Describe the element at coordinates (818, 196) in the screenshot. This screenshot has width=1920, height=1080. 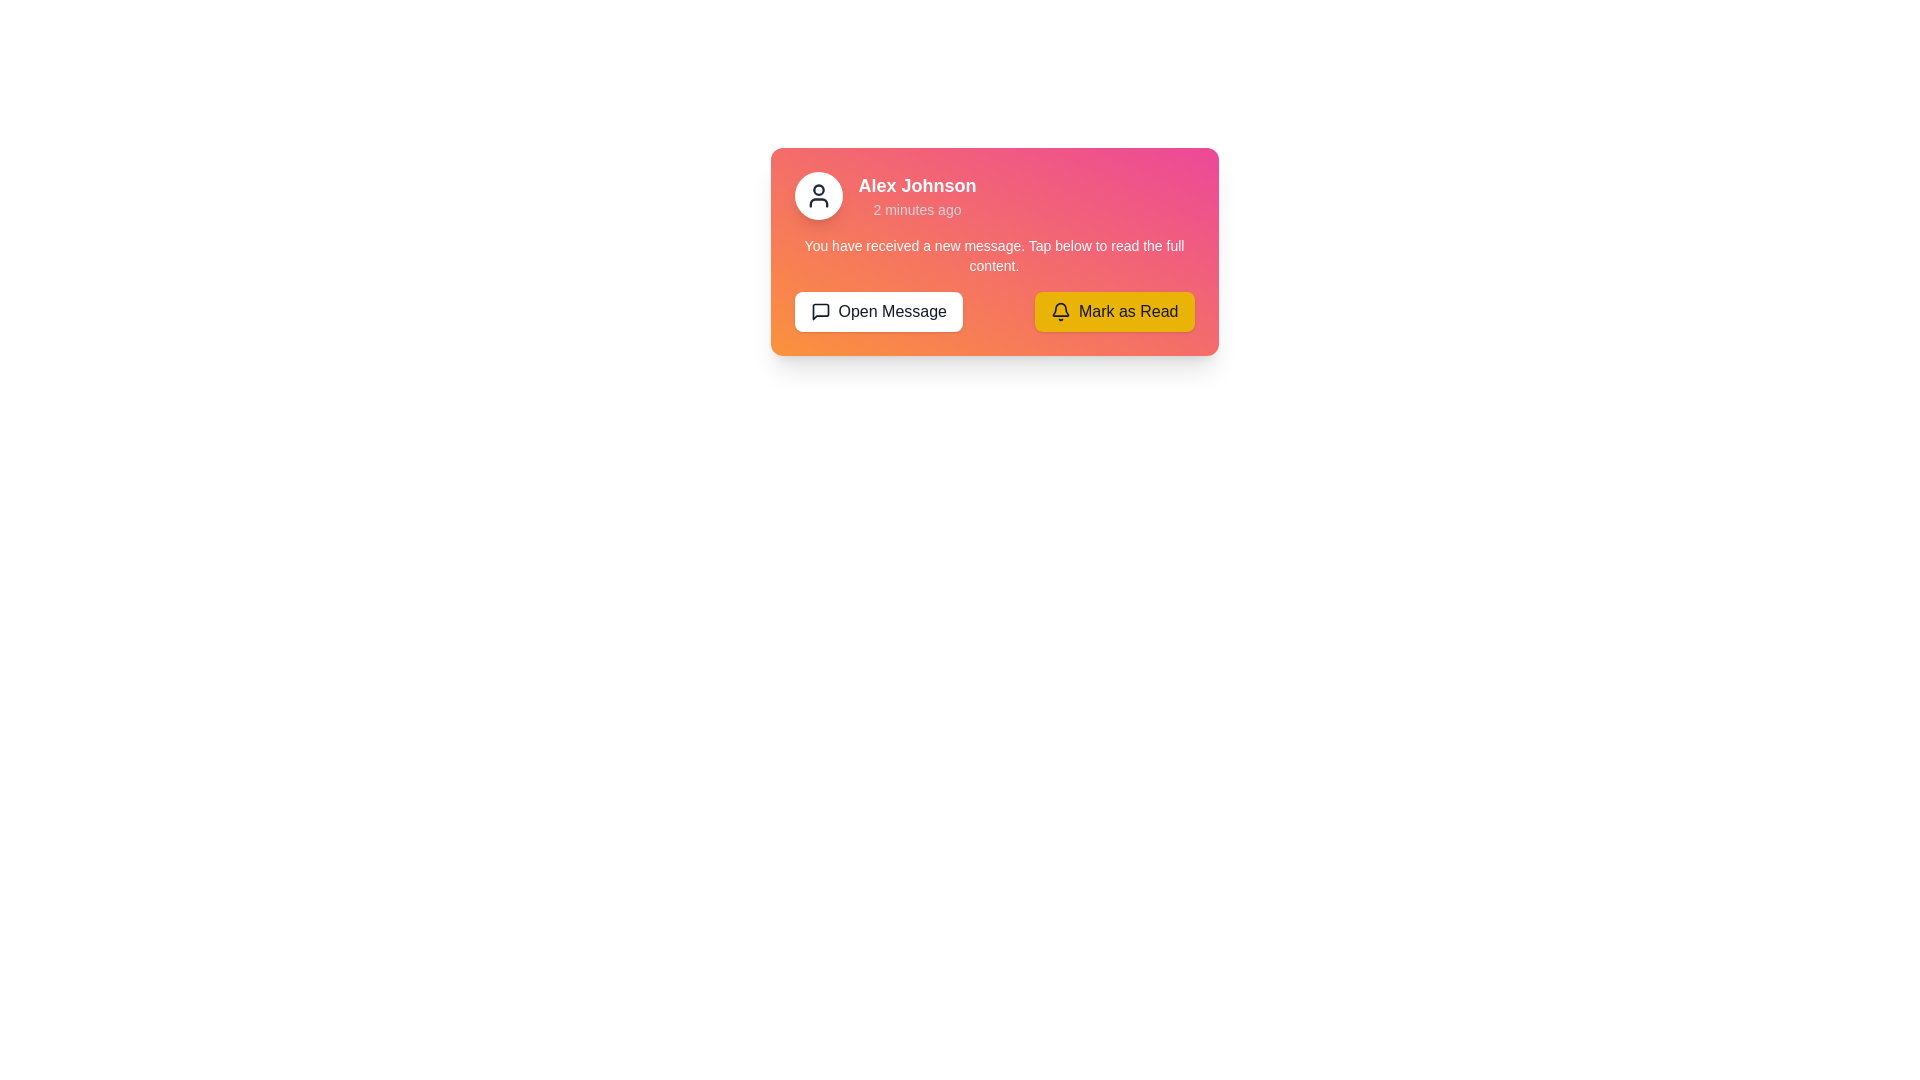
I see `the user avatar icon, which is a dark gray silhouette within a circular outline on the upper left corner of the notification card` at that location.